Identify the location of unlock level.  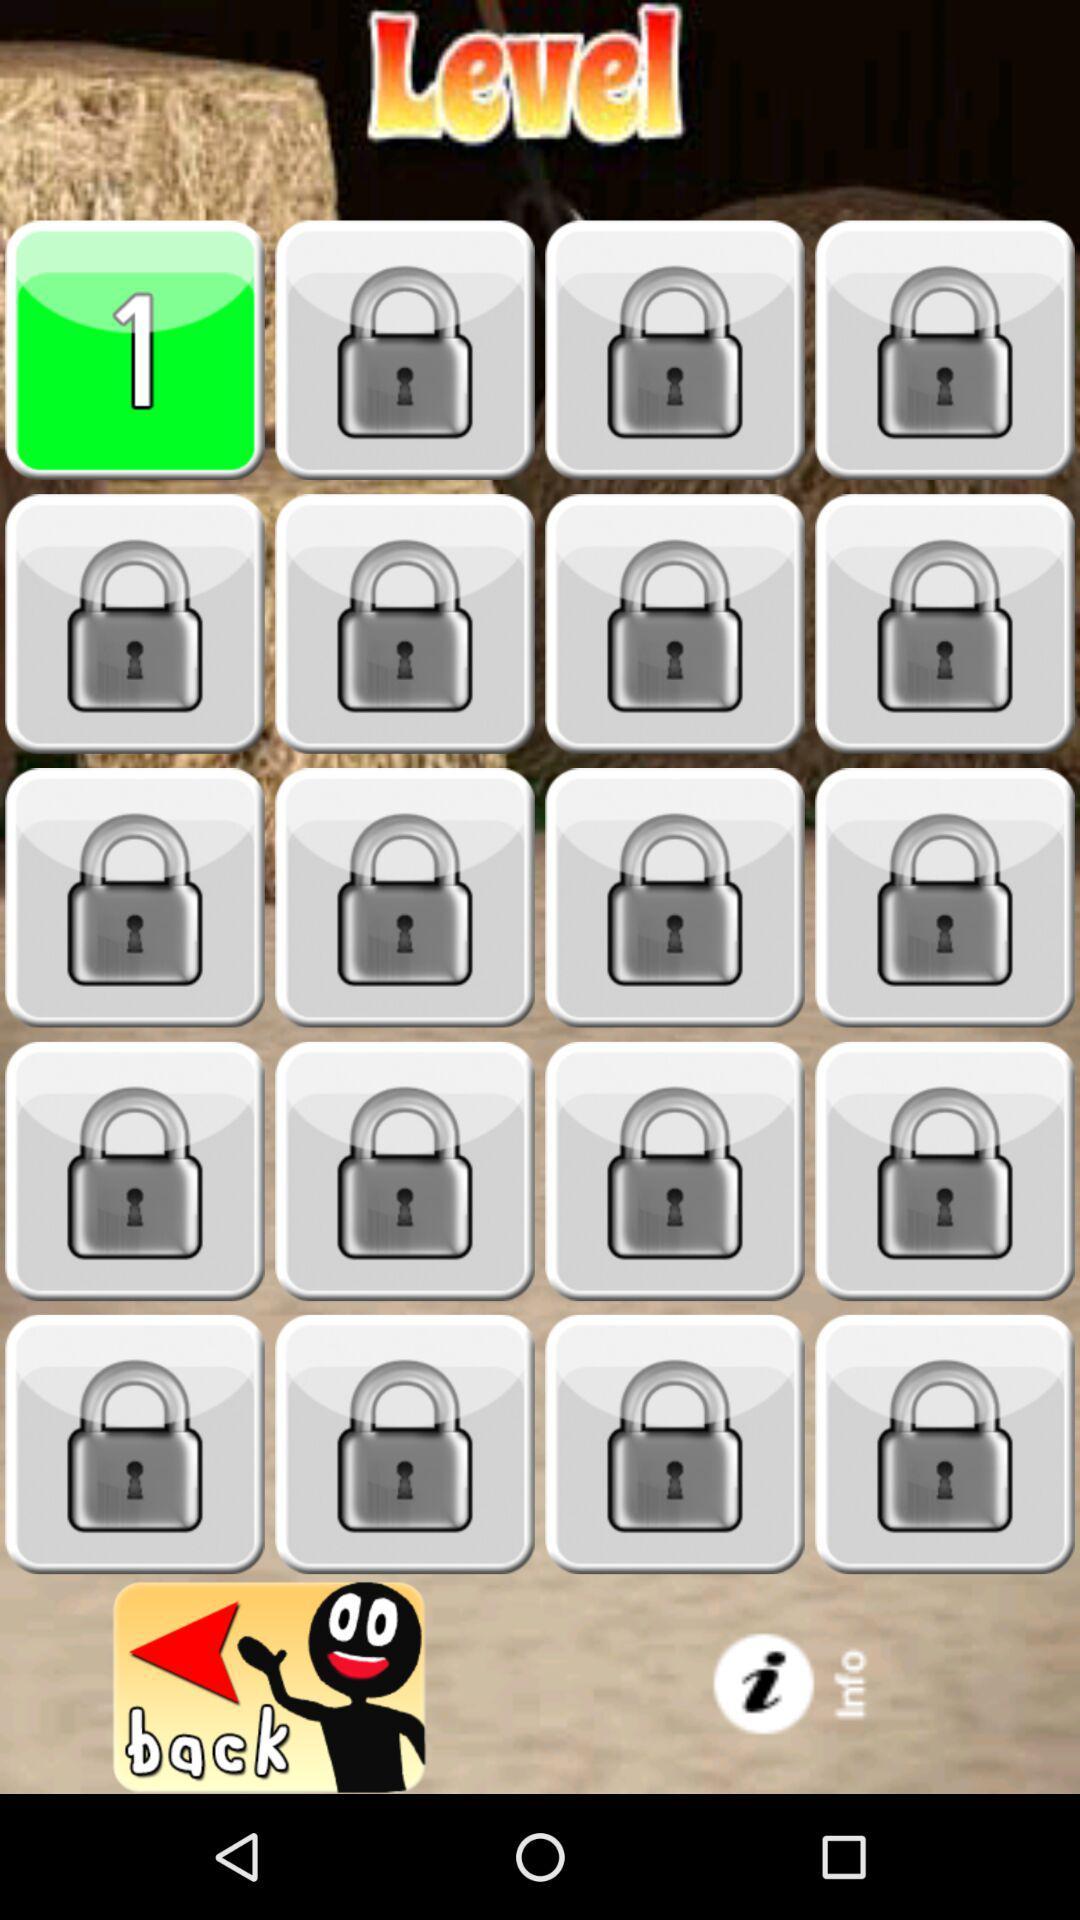
(675, 350).